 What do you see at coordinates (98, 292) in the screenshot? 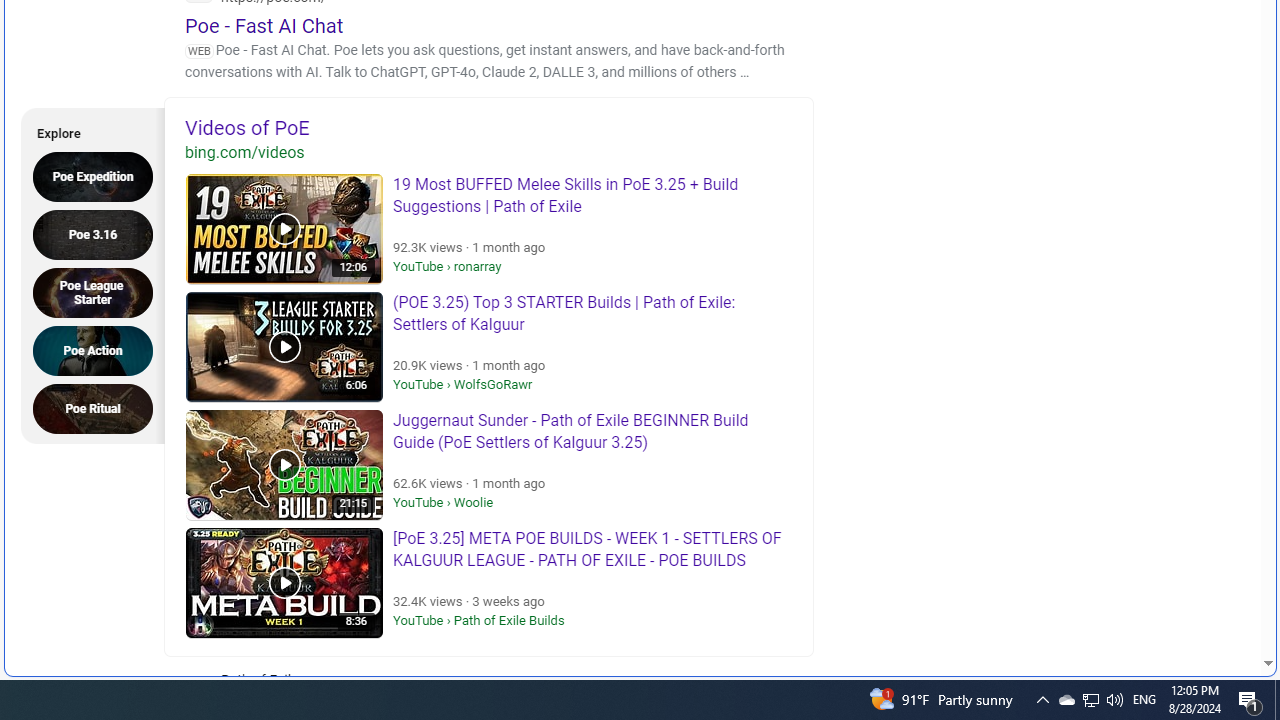
I see `'Poe League Starter'` at bounding box center [98, 292].